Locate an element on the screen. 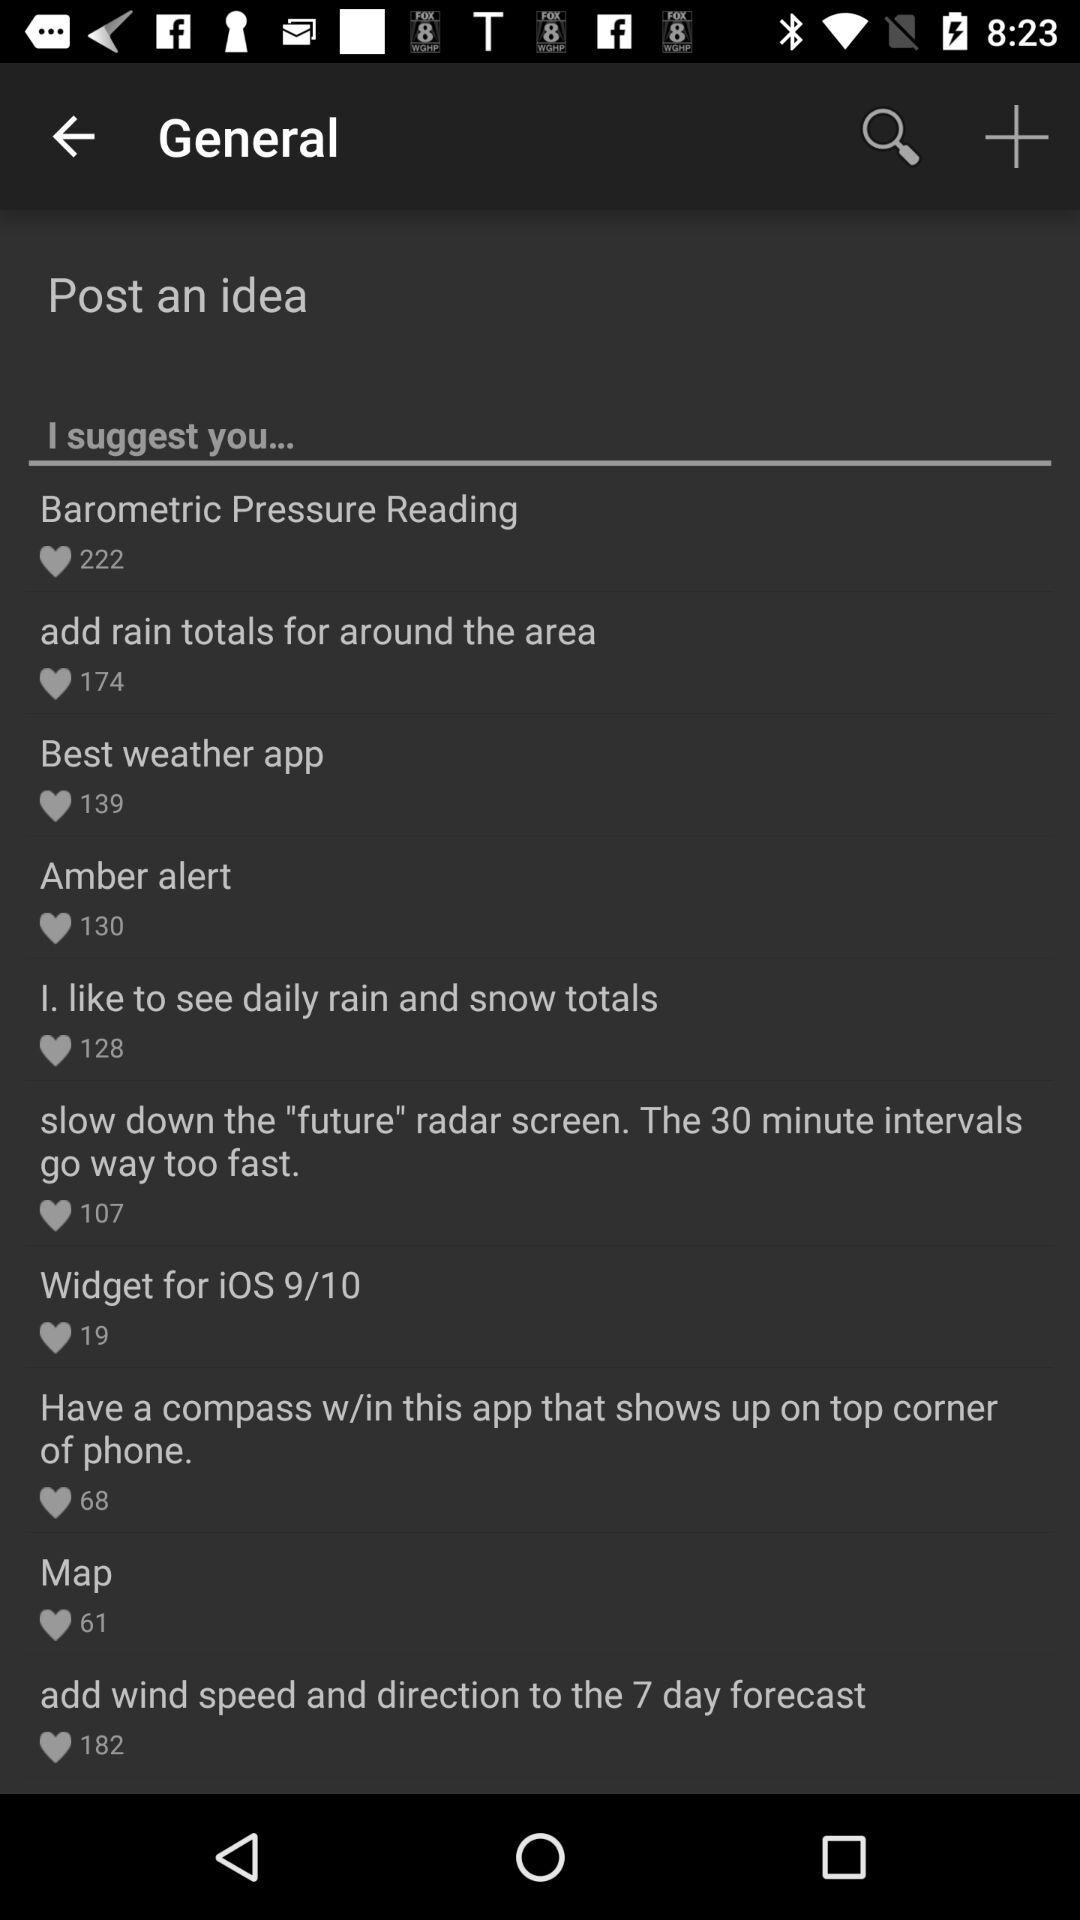 The width and height of the screenshot is (1080, 1920). the icon which is below widget for ios 010 on the page is located at coordinates (54, 1338).